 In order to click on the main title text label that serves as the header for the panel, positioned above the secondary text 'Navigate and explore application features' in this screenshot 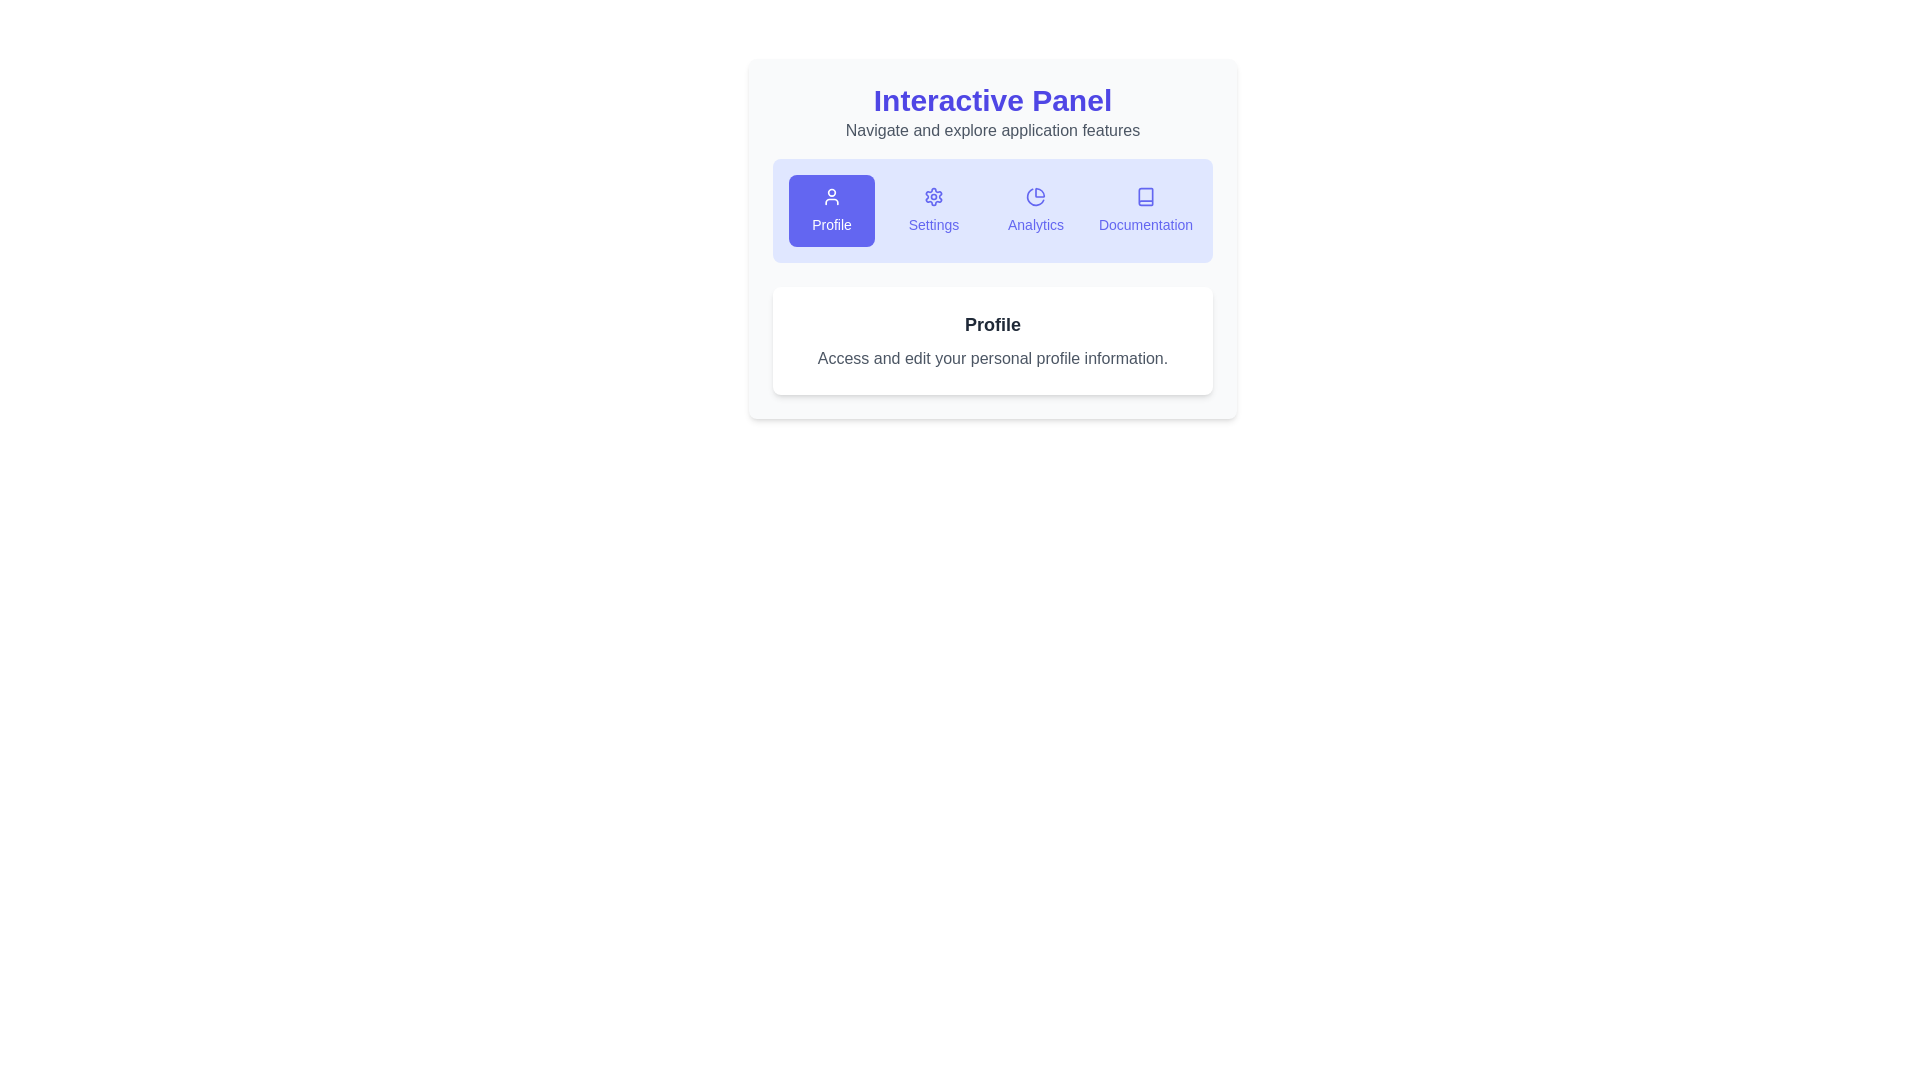, I will do `click(993, 100)`.